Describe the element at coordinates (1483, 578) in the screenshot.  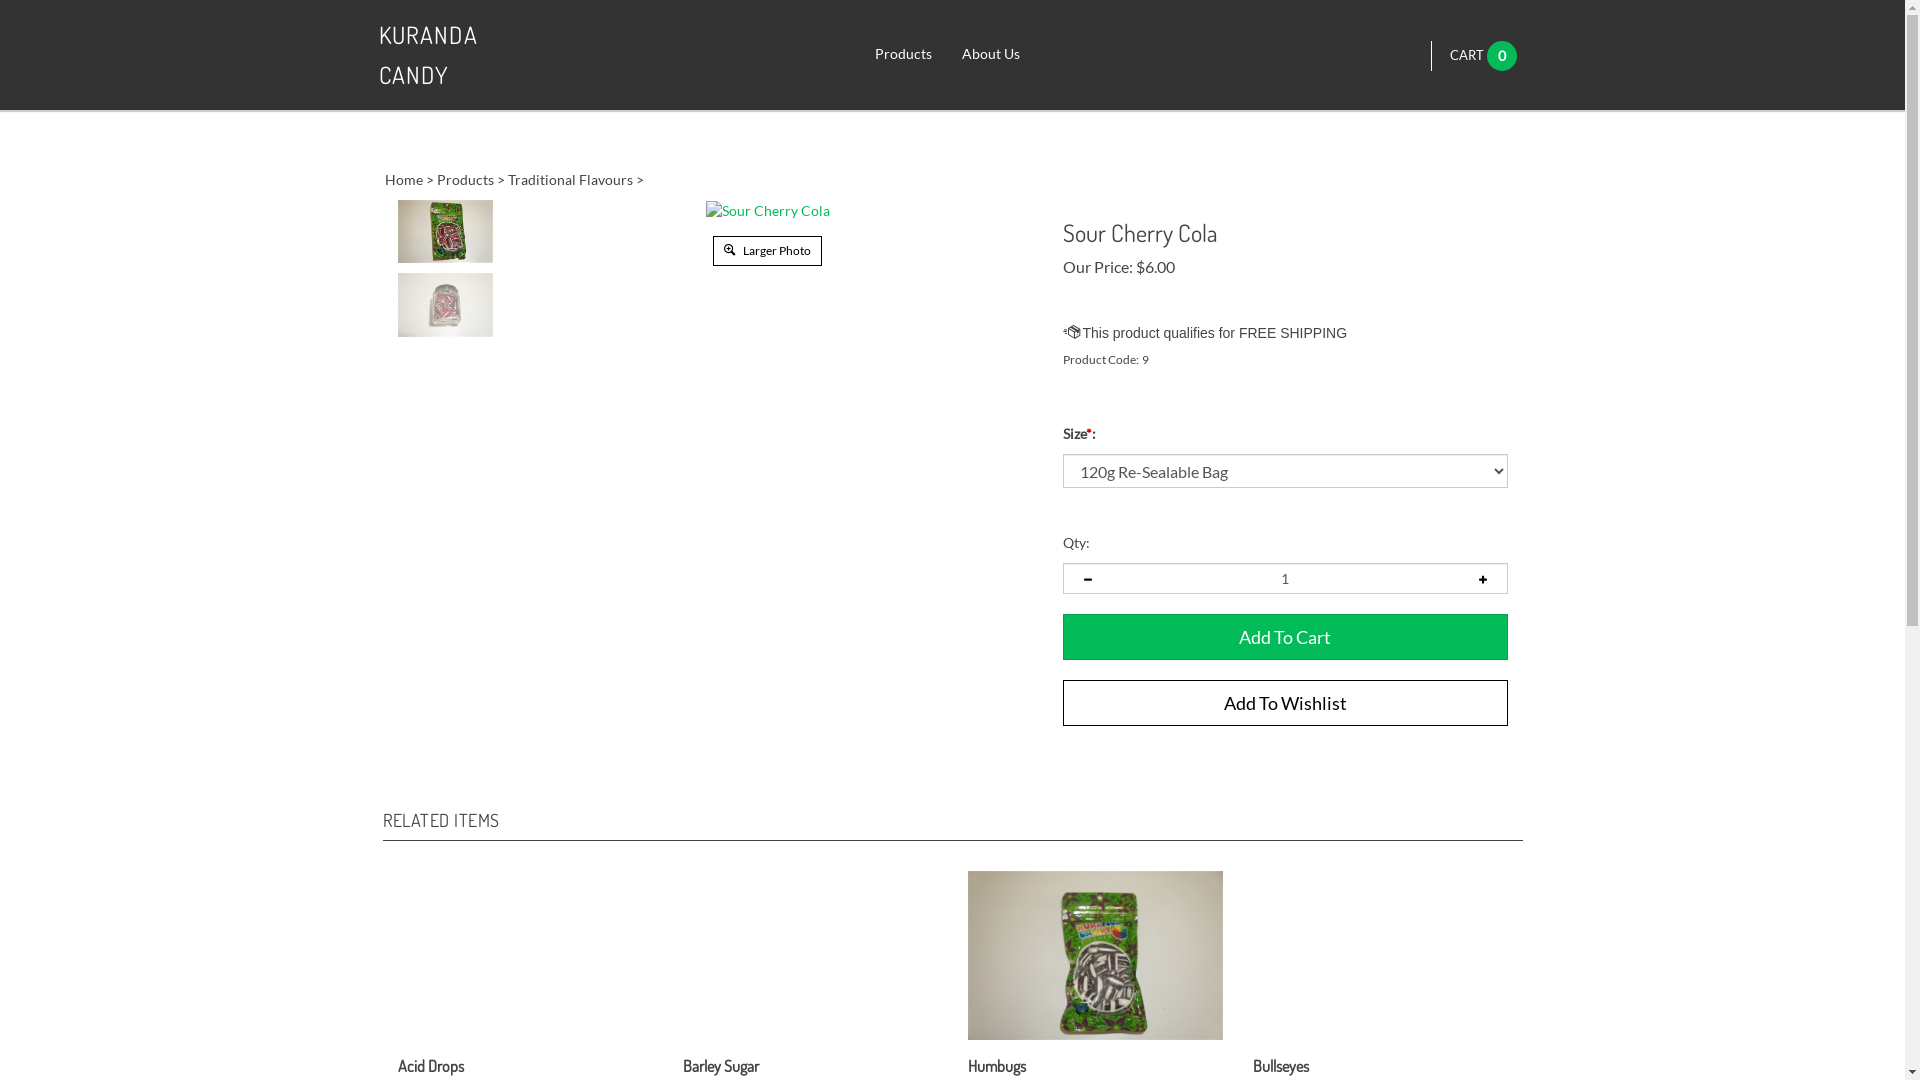
I see `'plus'` at that location.